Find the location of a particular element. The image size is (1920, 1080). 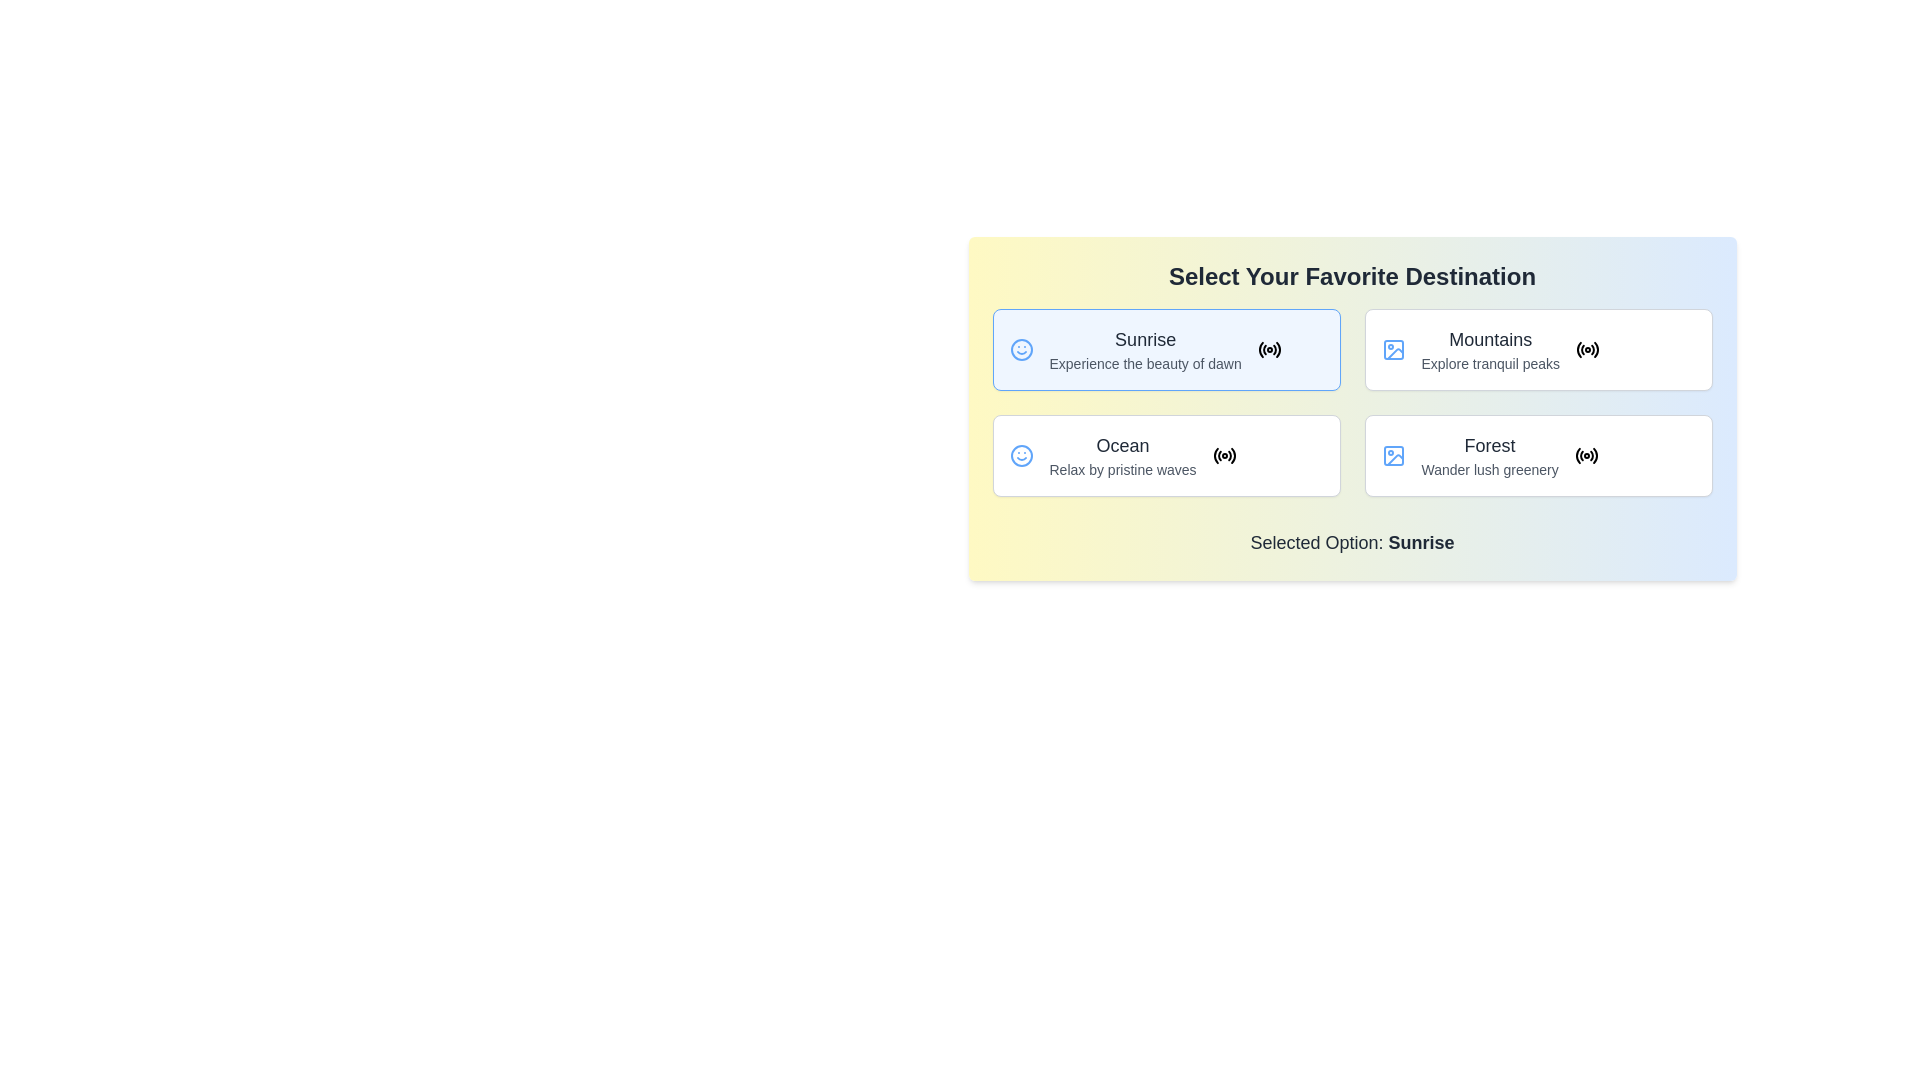

the 'Forest' title element, which is a bold and larger dark gray text label in the bottom-right quadrant of the grid, to make a selection is located at coordinates (1489, 445).